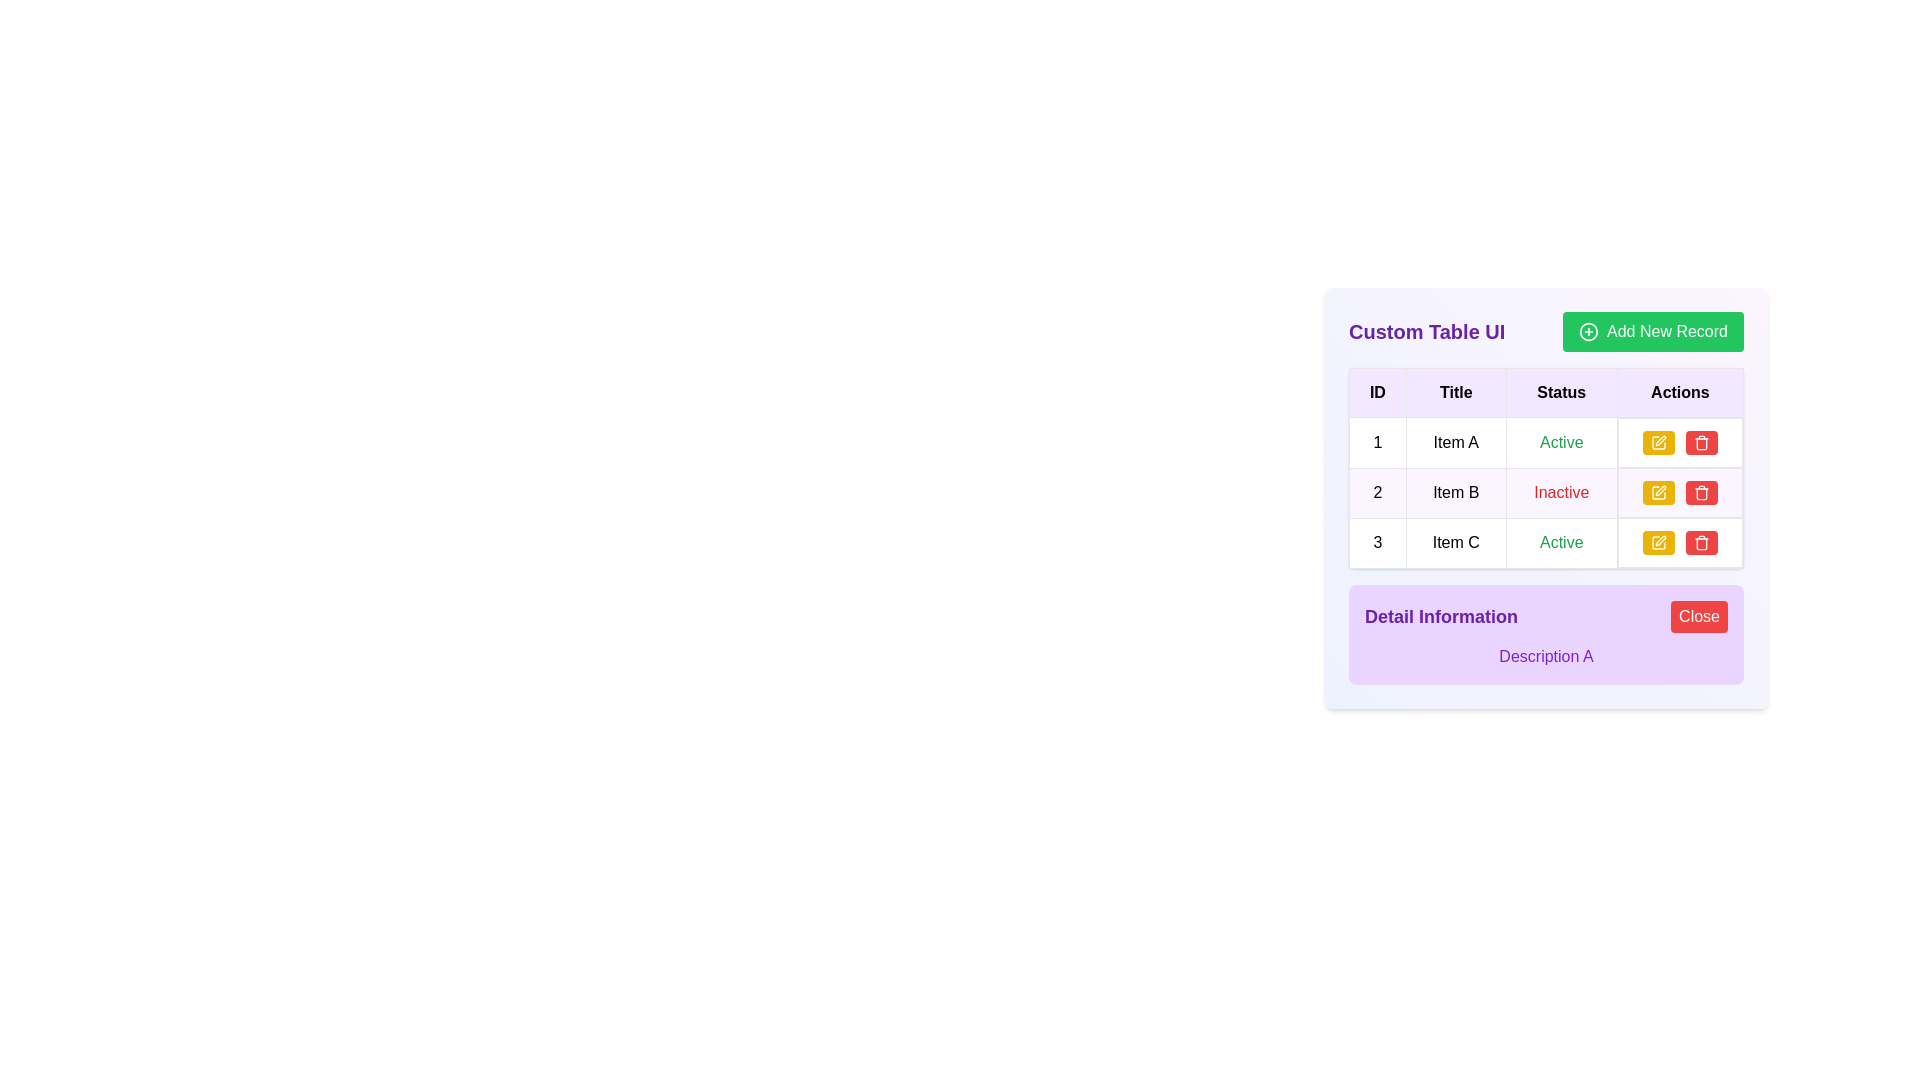 The width and height of the screenshot is (1920, 1080). What do you see at coordinates (1658, 493) in the screenshot?
I see `the Icon Button in the 'Actions' column next to 'Item B'` at bounding box center [1658, 493].